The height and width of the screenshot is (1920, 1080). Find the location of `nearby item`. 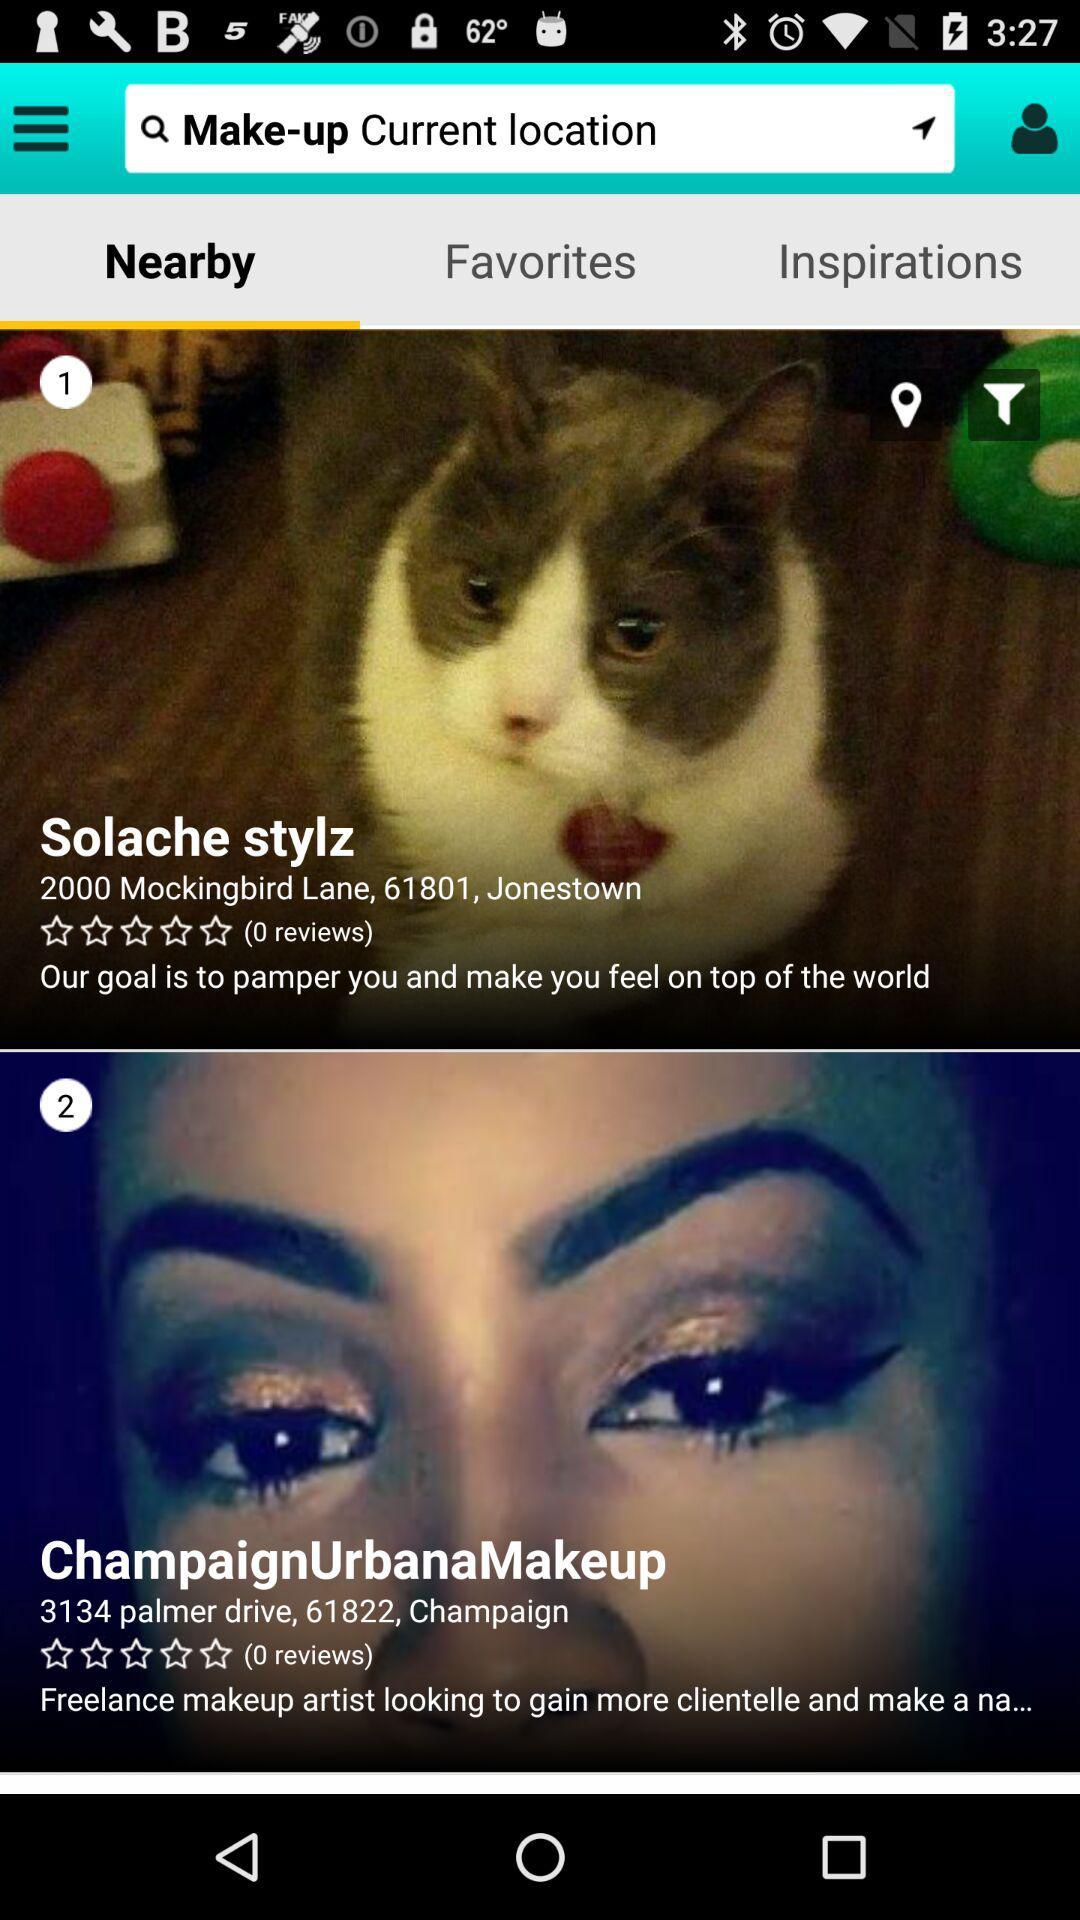

nearby item is located at coordinates (180, 258).